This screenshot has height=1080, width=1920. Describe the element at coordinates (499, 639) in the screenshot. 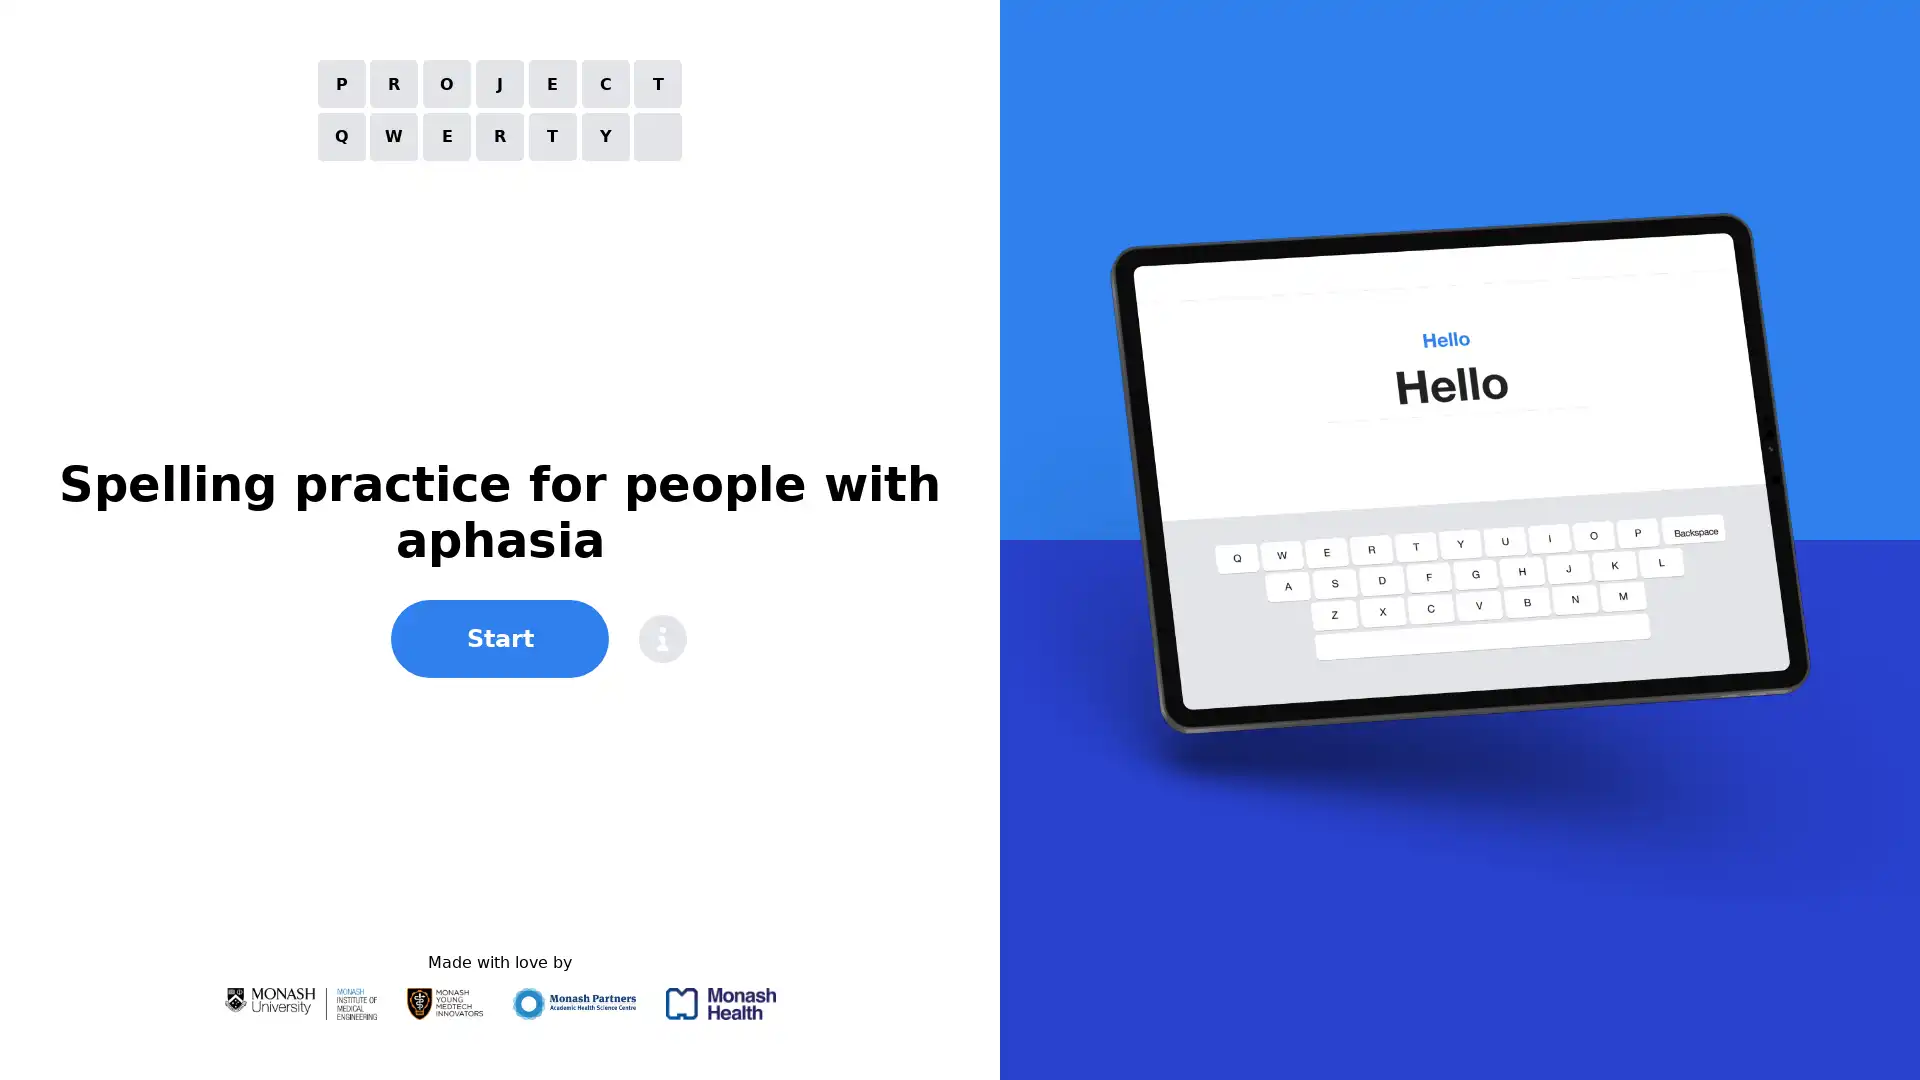

I see `Start` at that location.